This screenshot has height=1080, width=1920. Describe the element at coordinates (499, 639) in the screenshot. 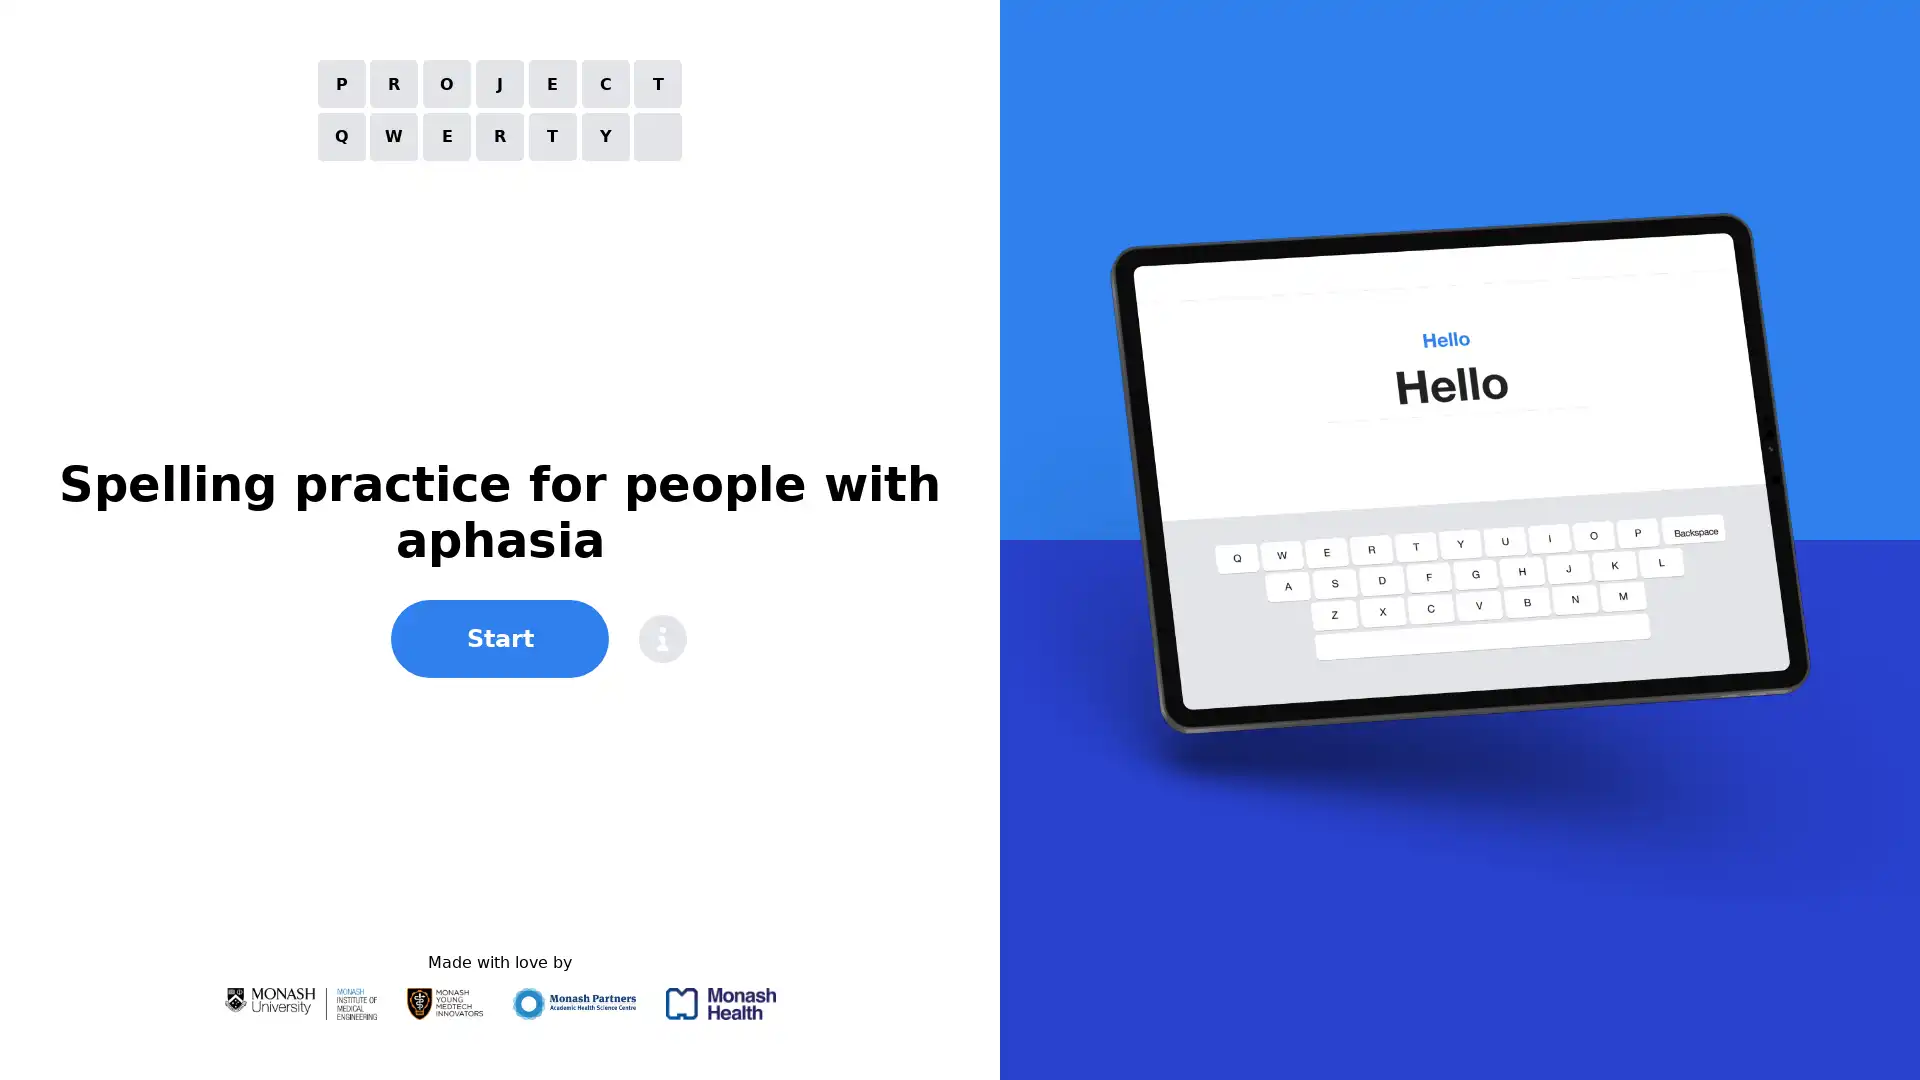

I see `Start` at that location.